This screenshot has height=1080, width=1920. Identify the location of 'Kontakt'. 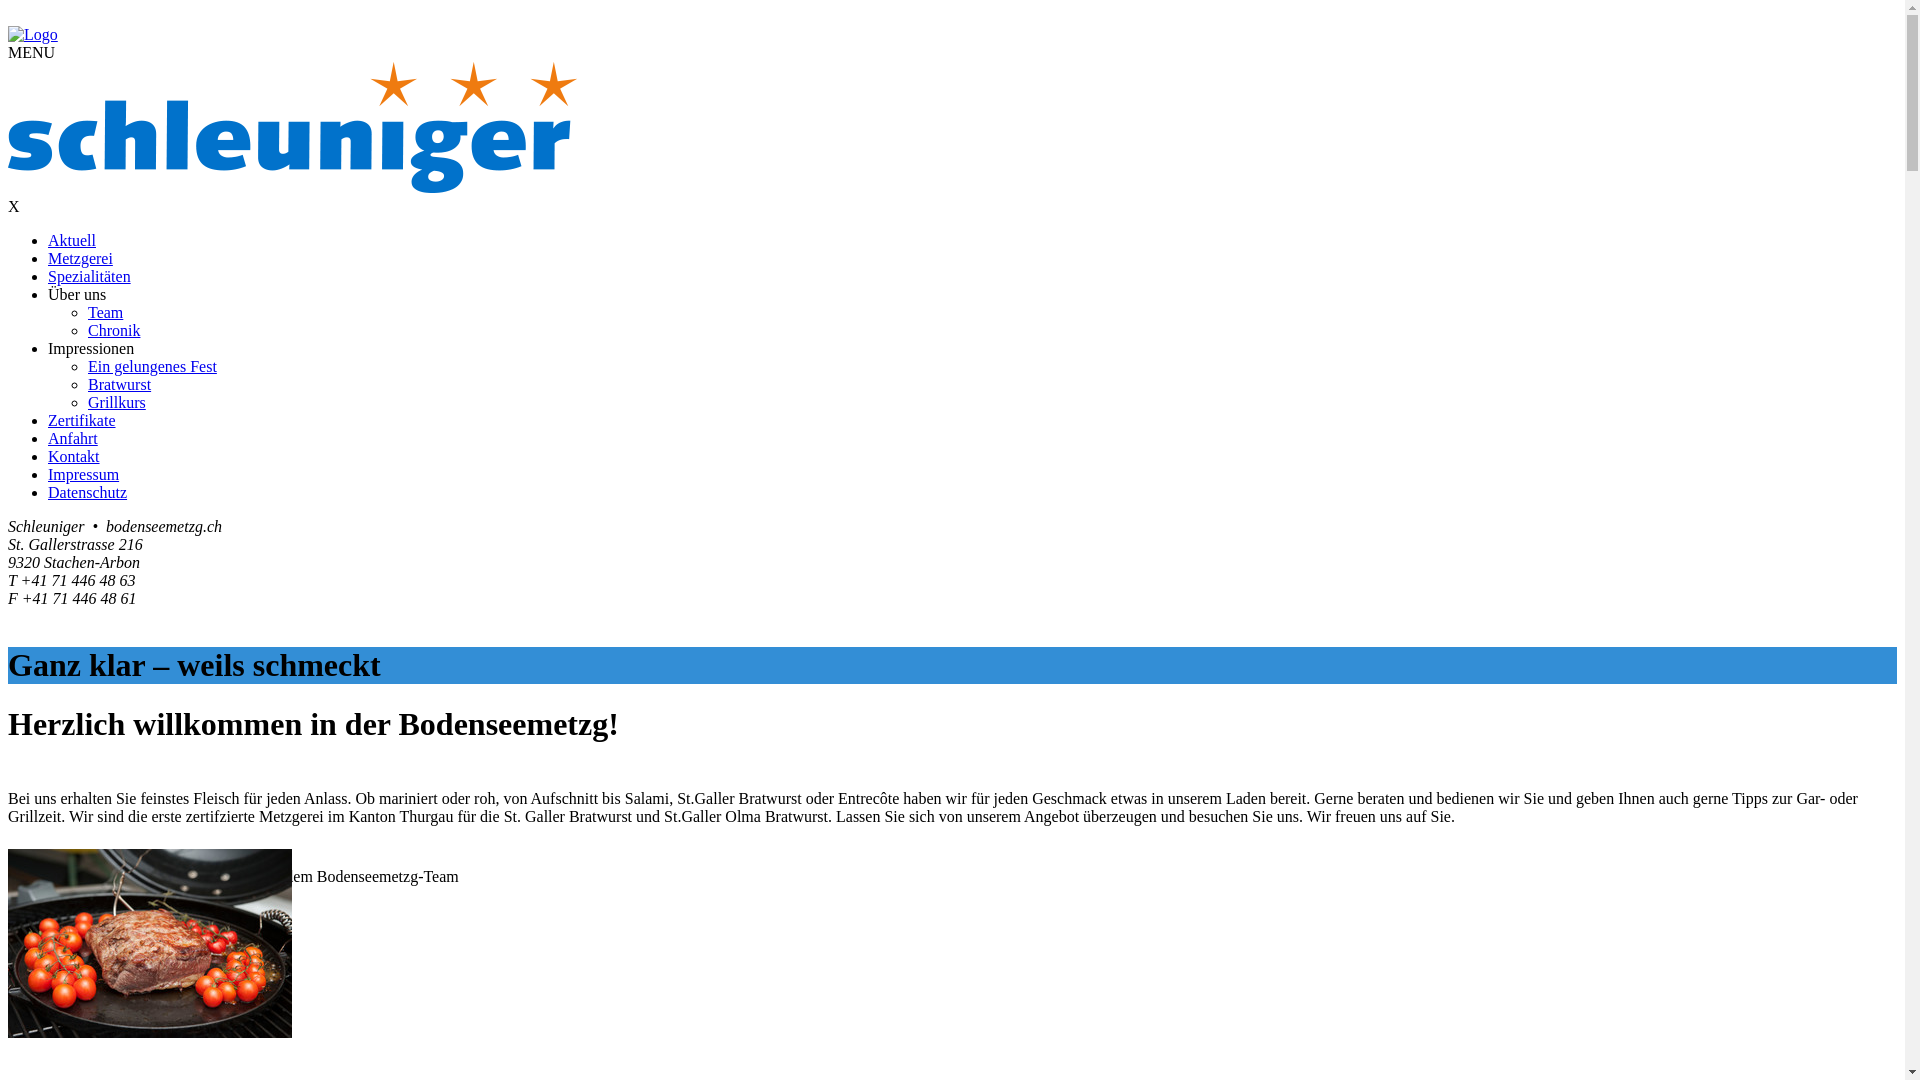
(73, 456).